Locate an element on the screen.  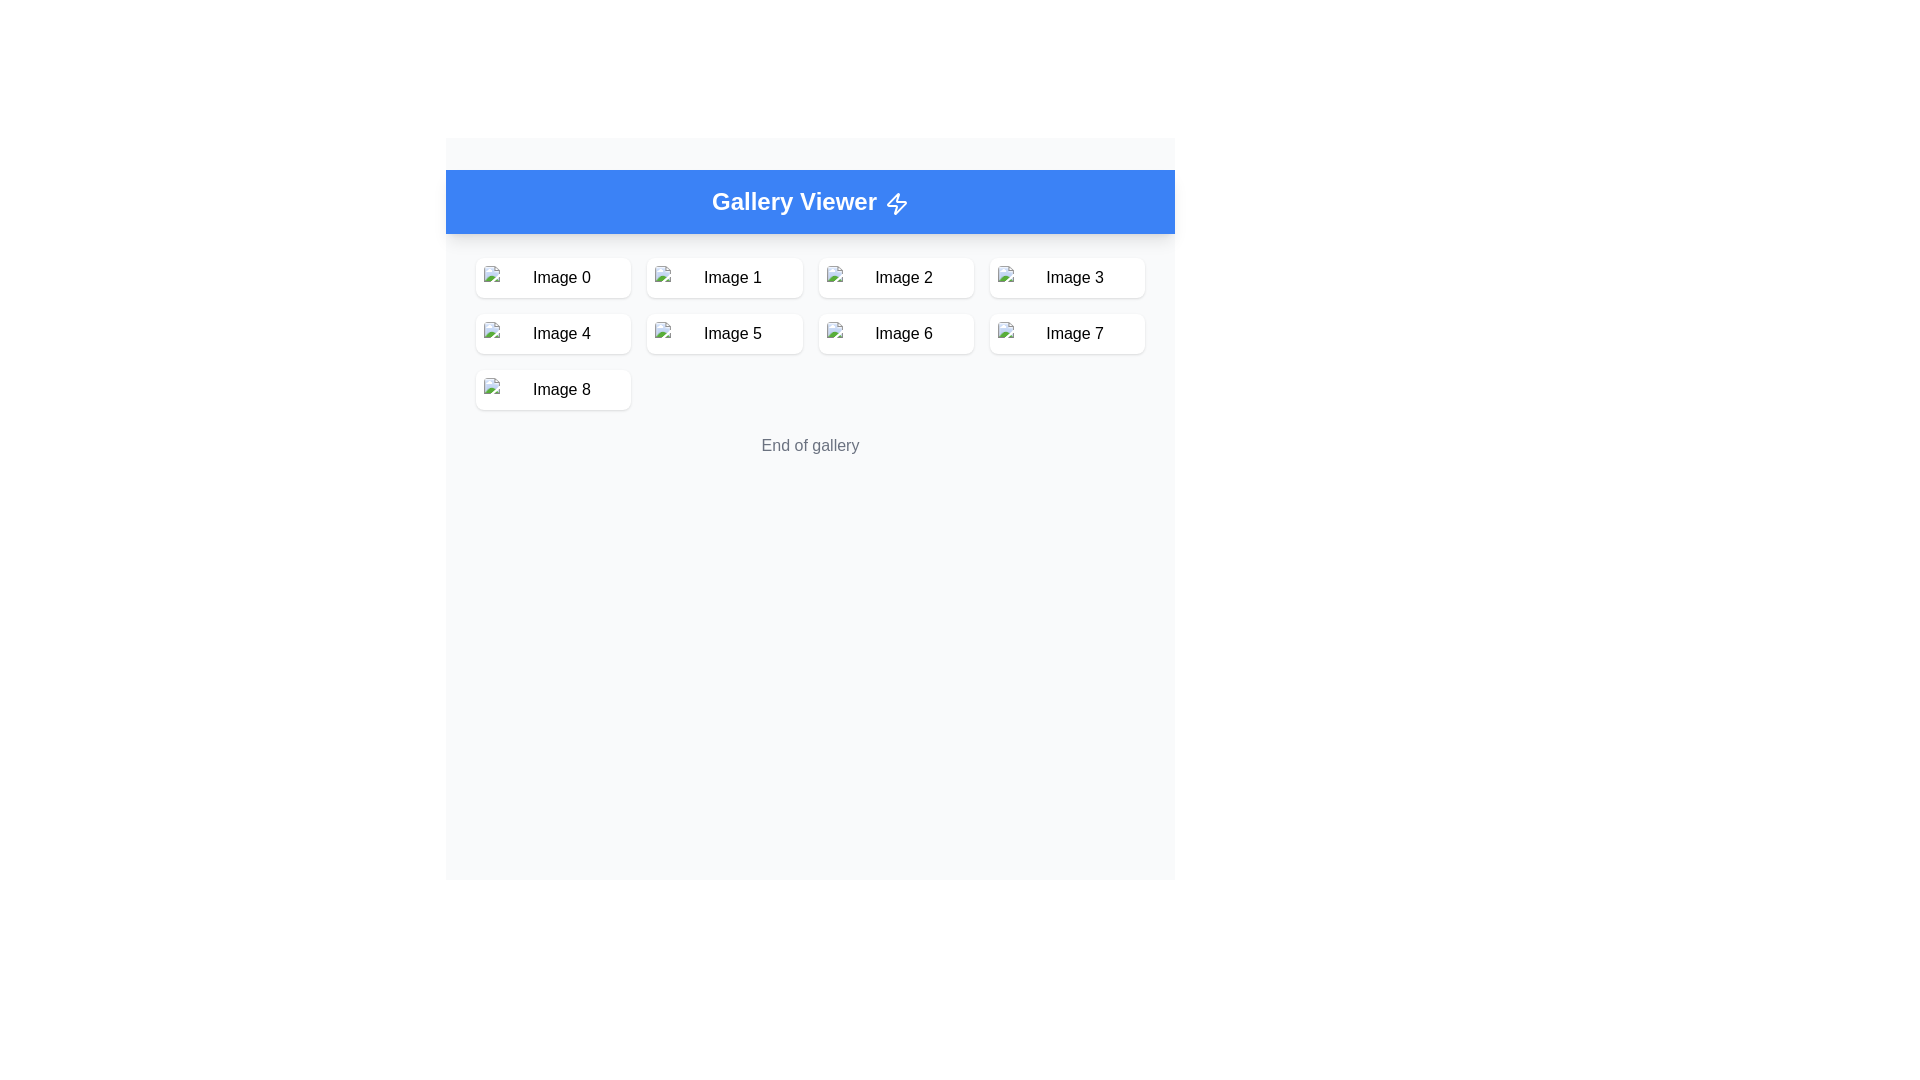
the Image Placeholder displaying 'Img6', which is located in the sixth slot of the grid layout in the gallery viewer is located at coordinates (895, 333).